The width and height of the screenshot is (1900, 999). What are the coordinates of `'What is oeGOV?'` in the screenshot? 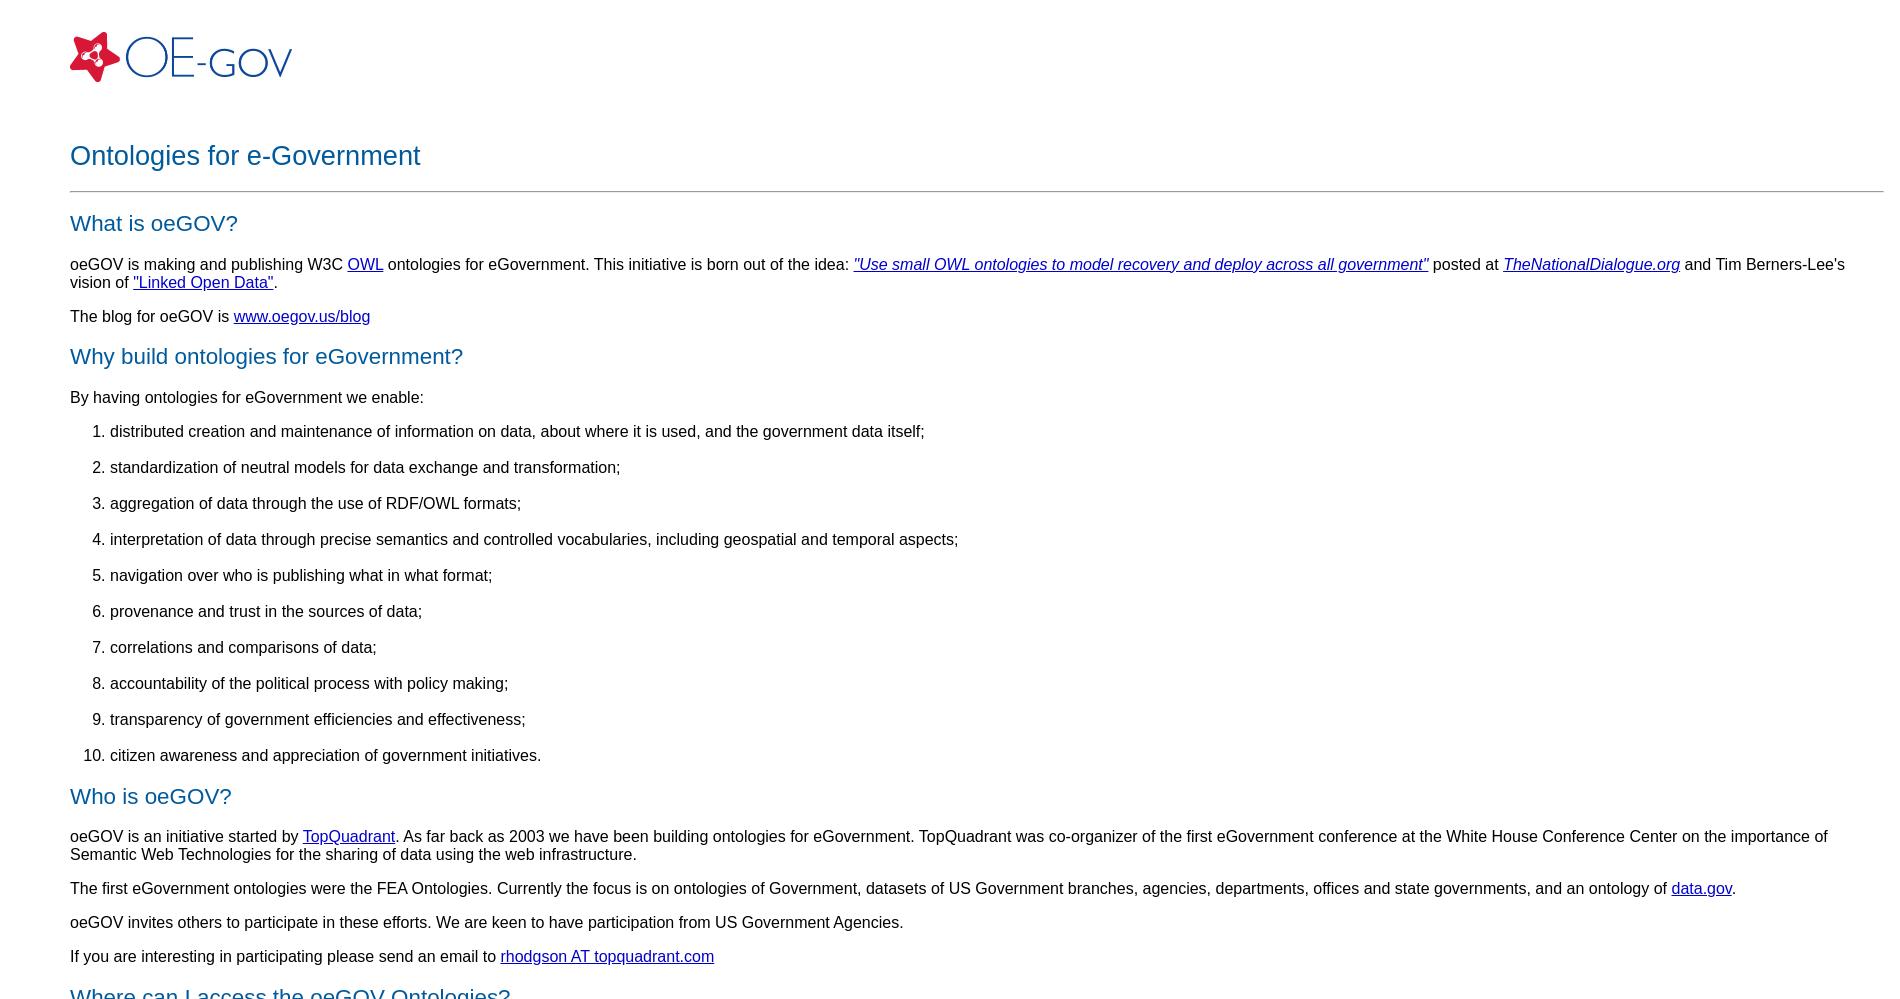 It's located at (154, 223).